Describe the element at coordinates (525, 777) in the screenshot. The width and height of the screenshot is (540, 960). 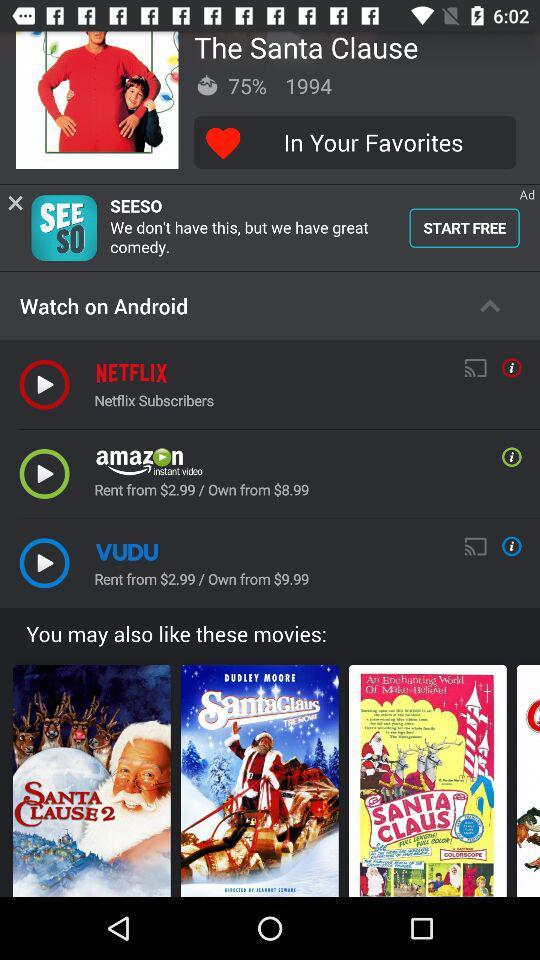
I see `the national_flag icon` at that location.